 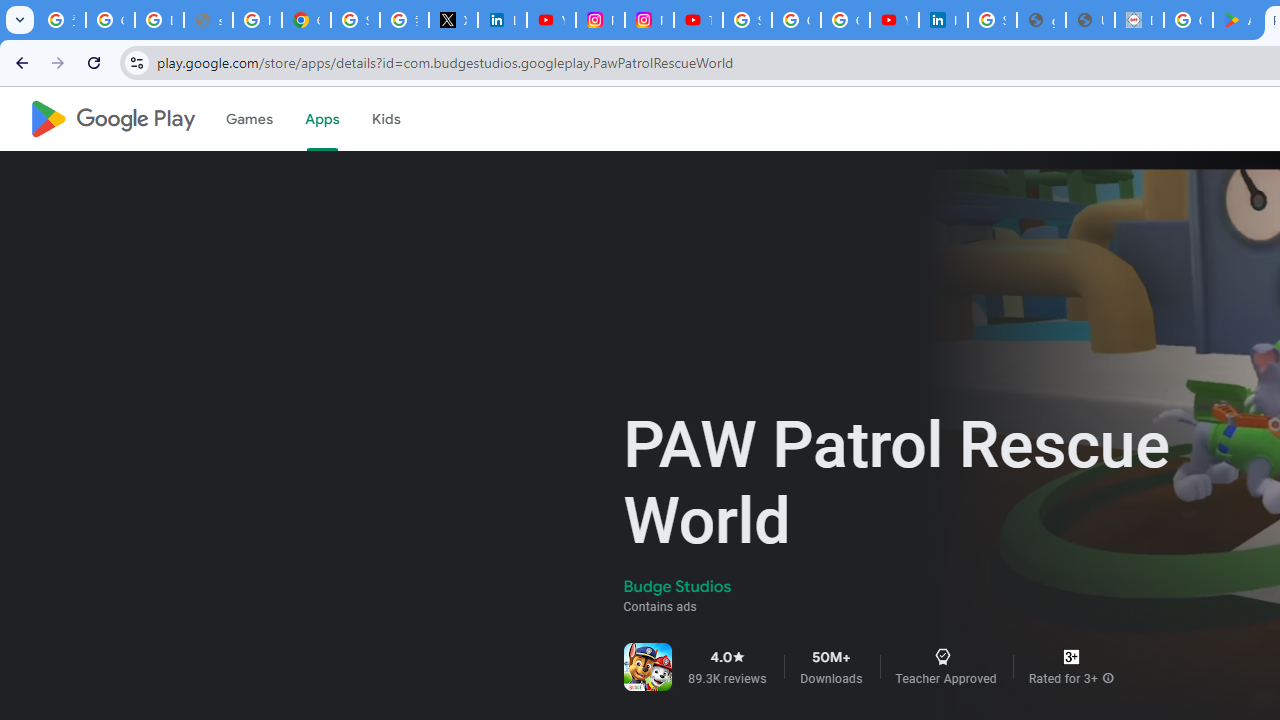 I want to click on 'Content rating', so click(x=1070, y=657).